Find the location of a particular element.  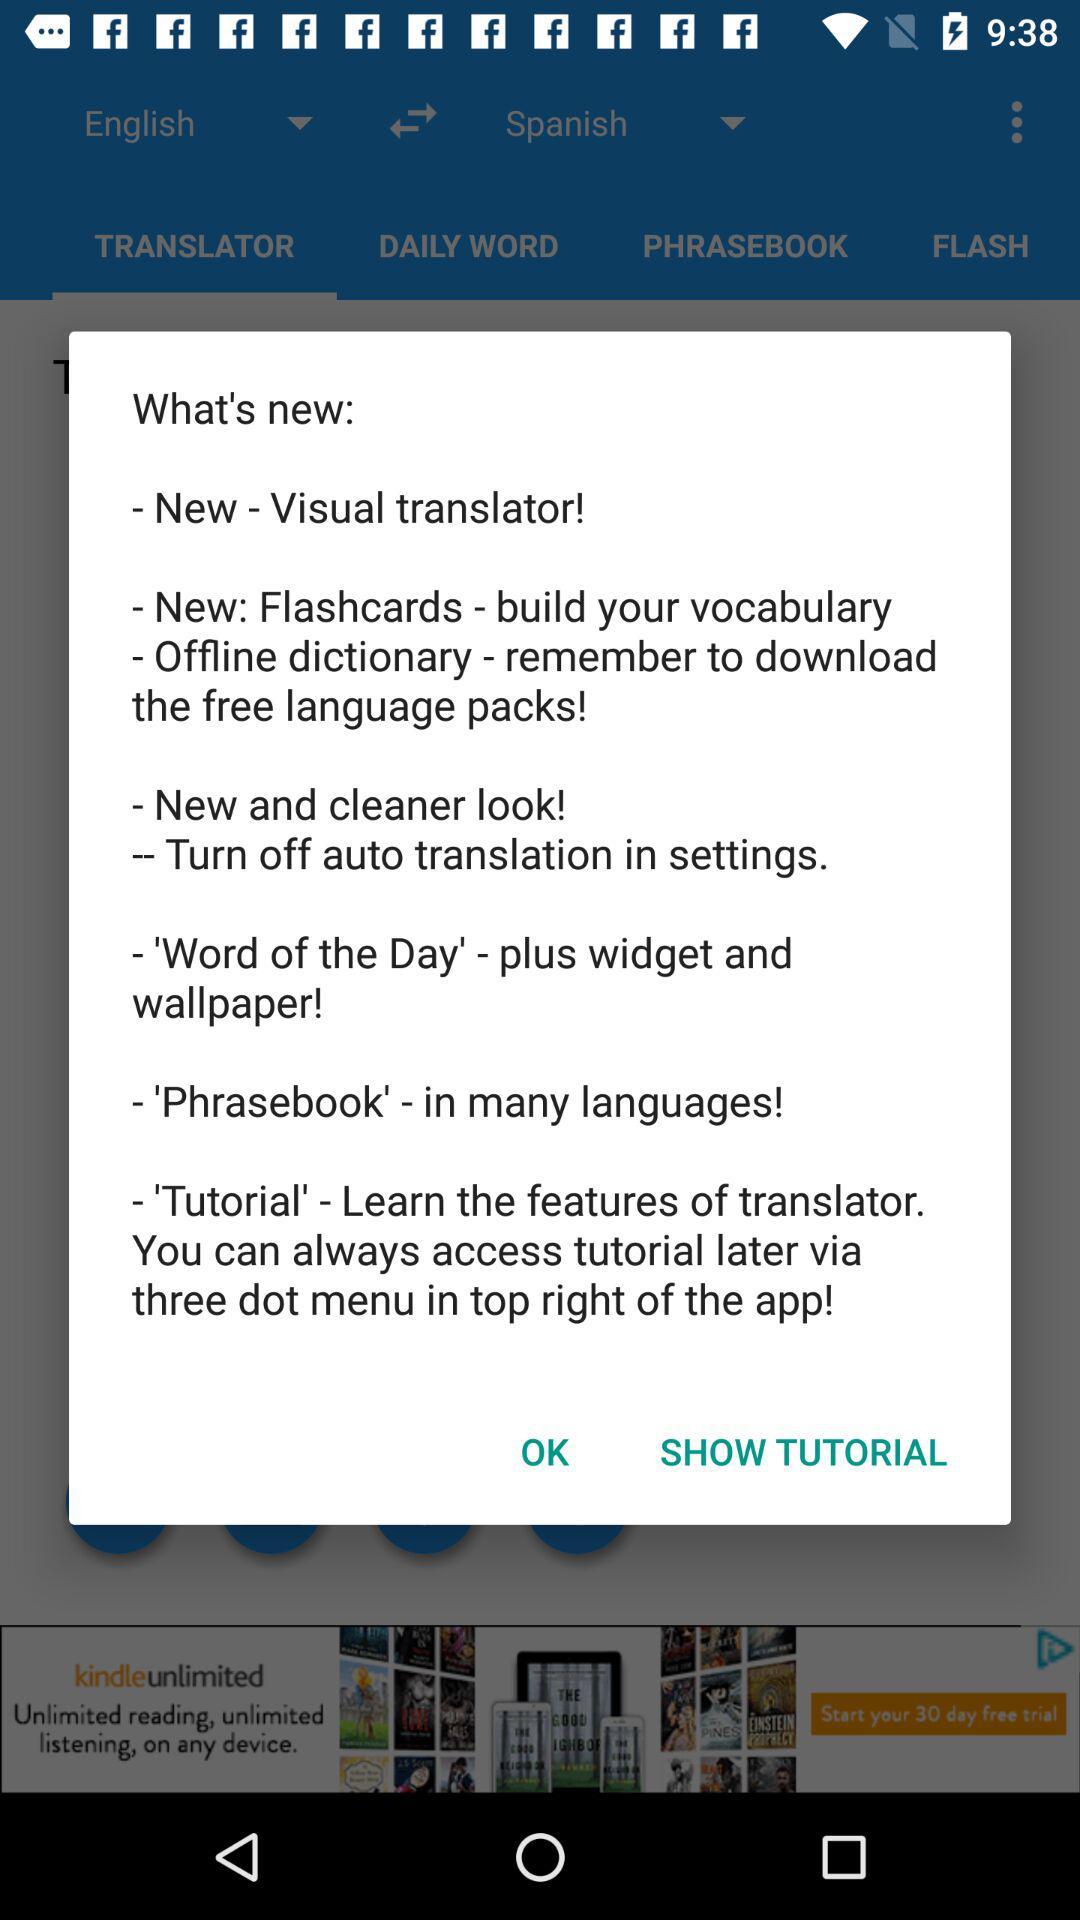

the icon to the left of show tutorial item is located at coordinates (544, 1451).